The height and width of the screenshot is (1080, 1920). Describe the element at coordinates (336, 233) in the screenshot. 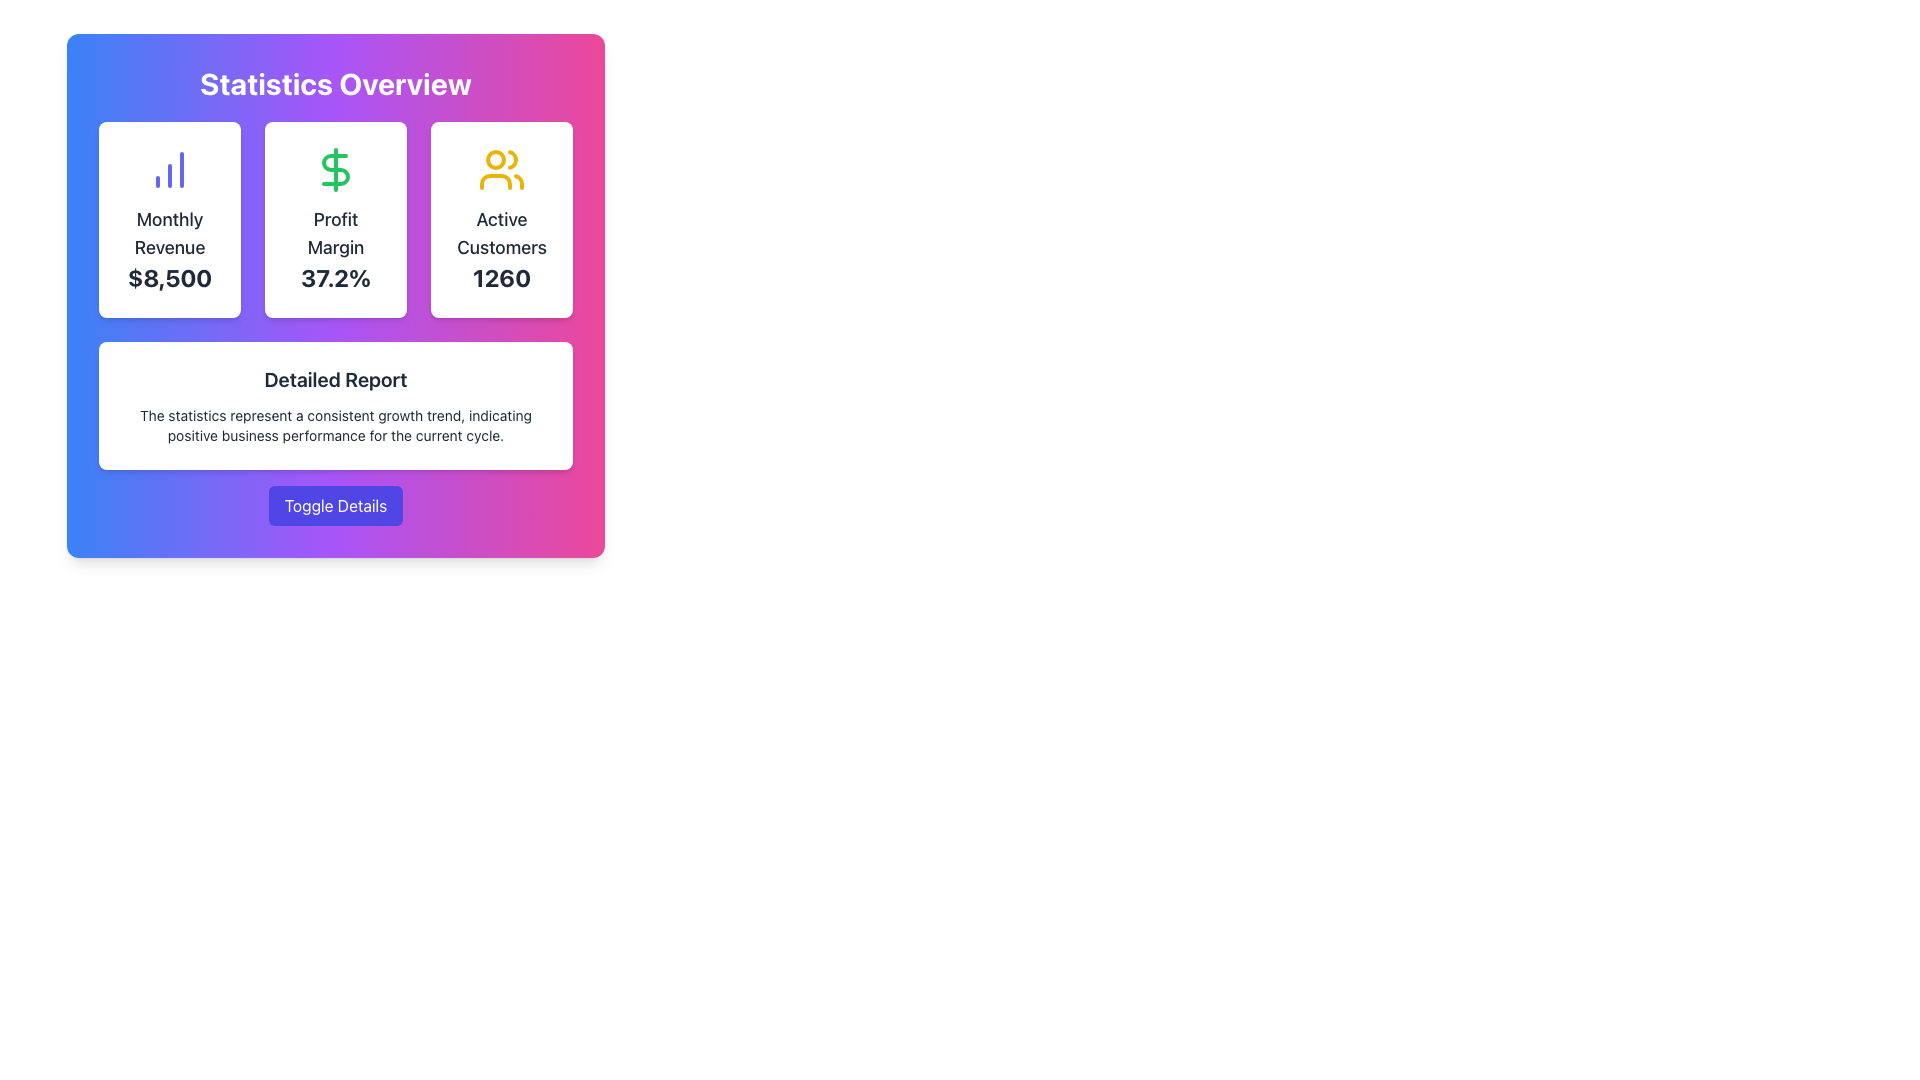

I see `the 'Profit Margin' text label, which is displayed in bold font as a title in the 'Statistics Overview' section, located below a dollar sign icon` at that location.